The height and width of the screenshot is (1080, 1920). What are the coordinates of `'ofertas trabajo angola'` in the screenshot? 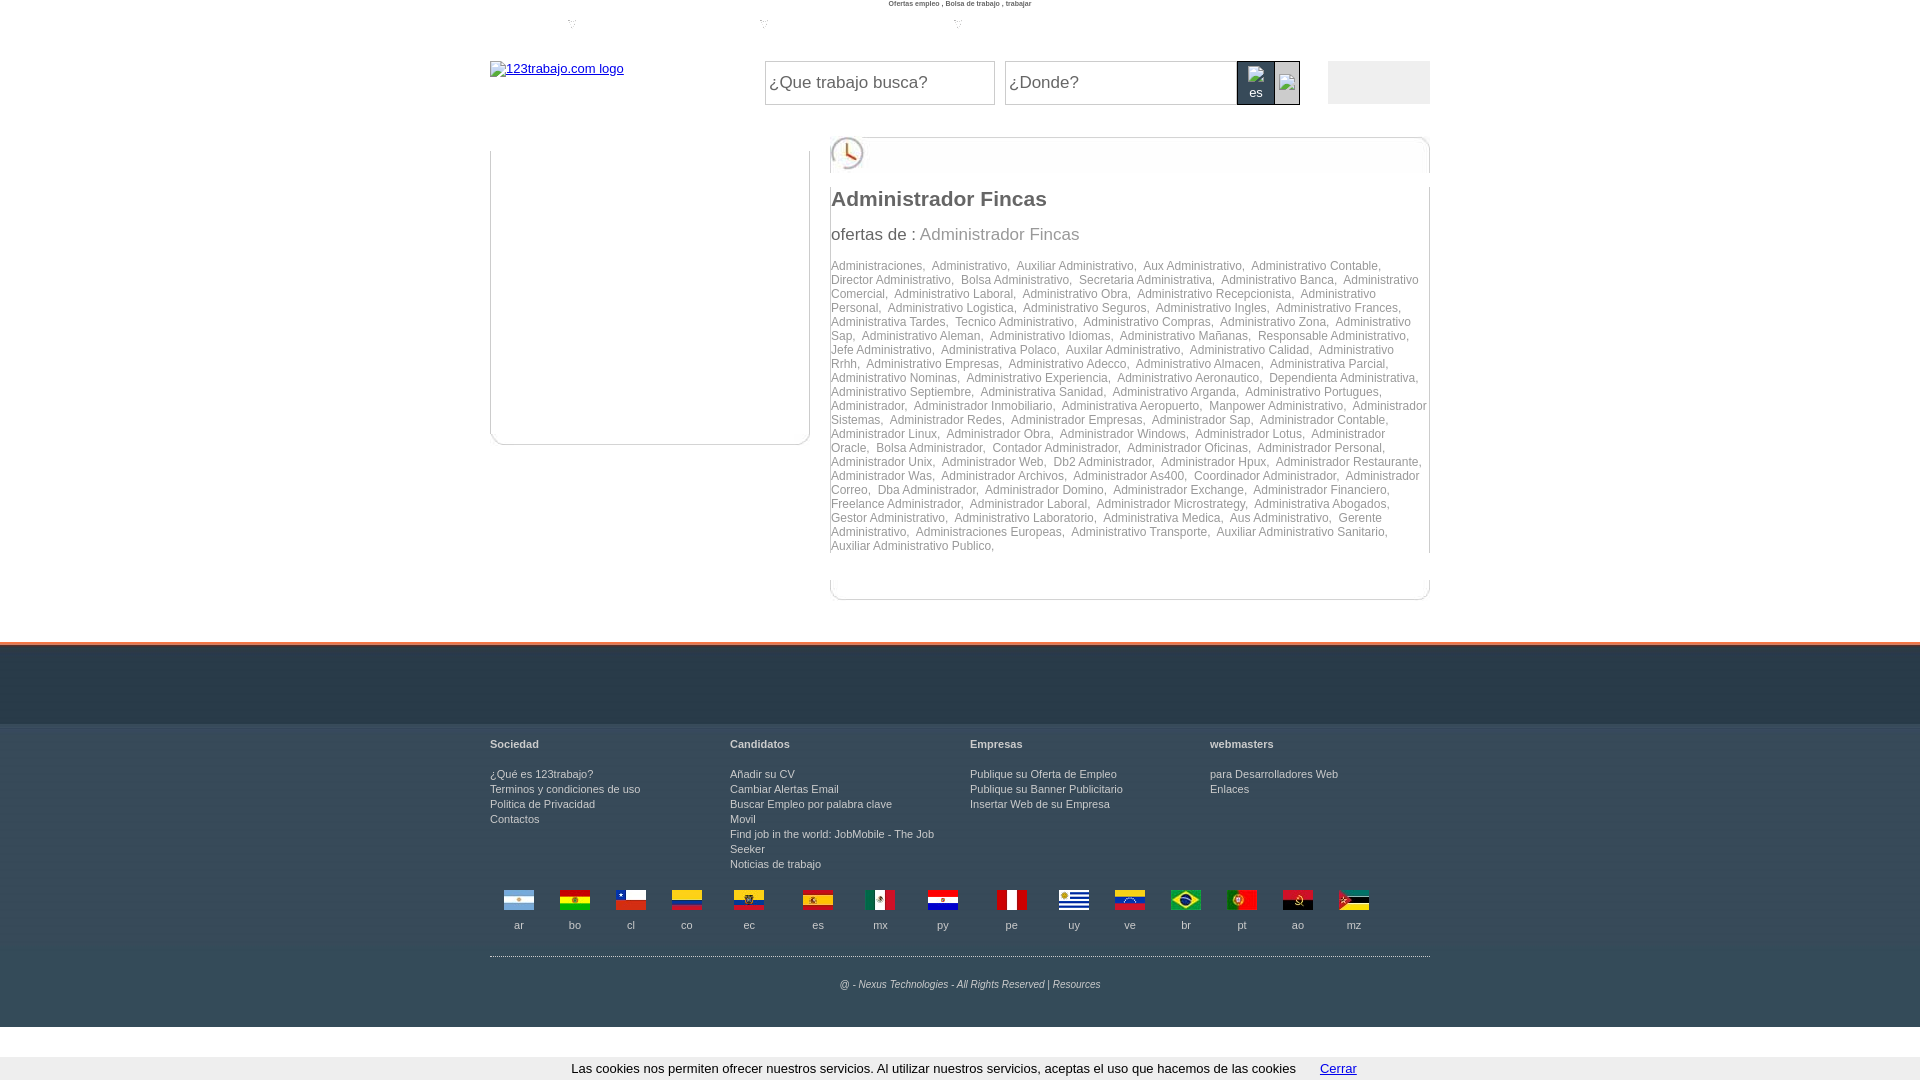 It's located at (1282, 906).